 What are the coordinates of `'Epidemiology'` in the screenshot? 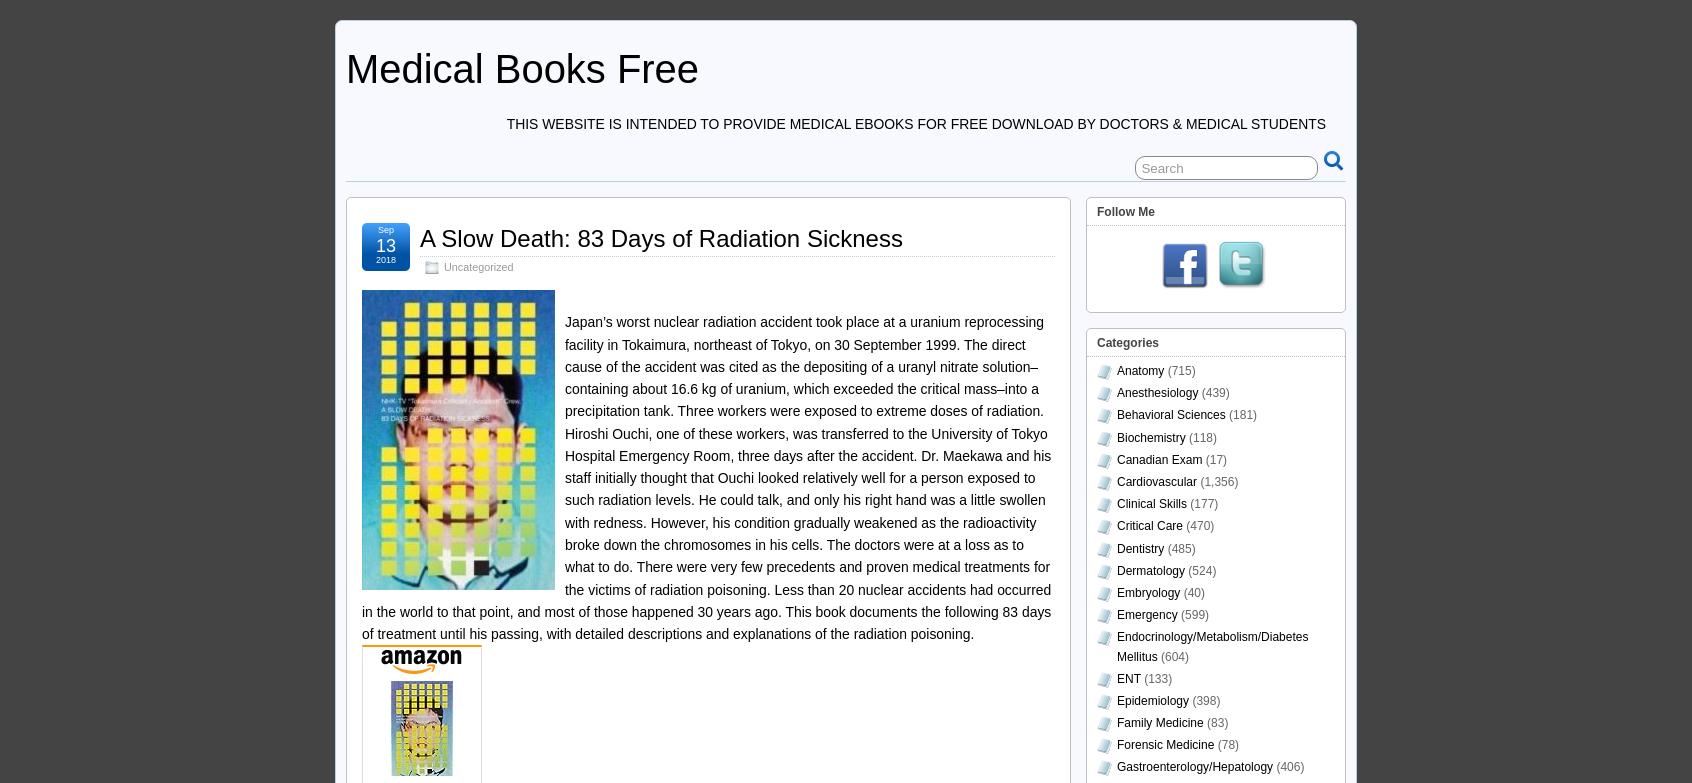 It's located at (1151, 699).